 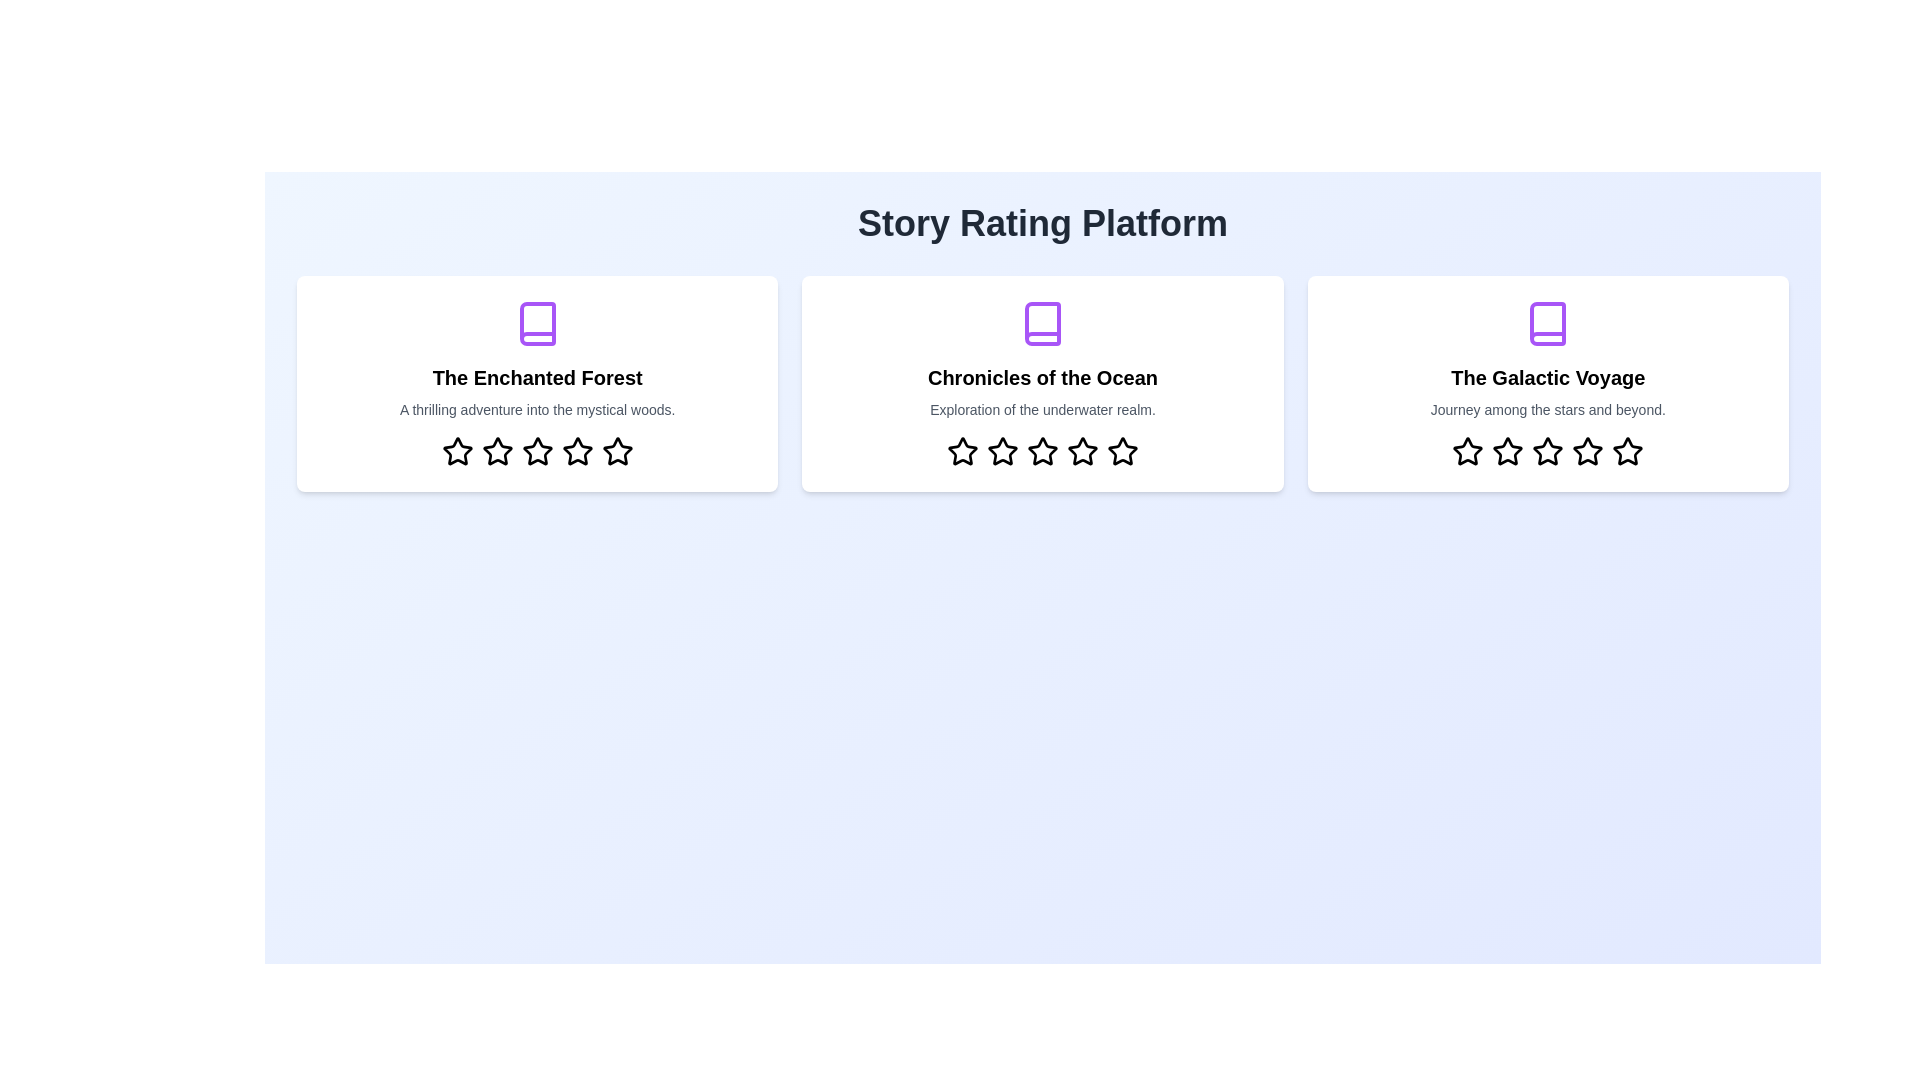 What do you see at coordinates (537, 323) in the screenshot?
I see `the icon associated with the story 'The Enchanted Forest'` at bounding box center [537, 323].